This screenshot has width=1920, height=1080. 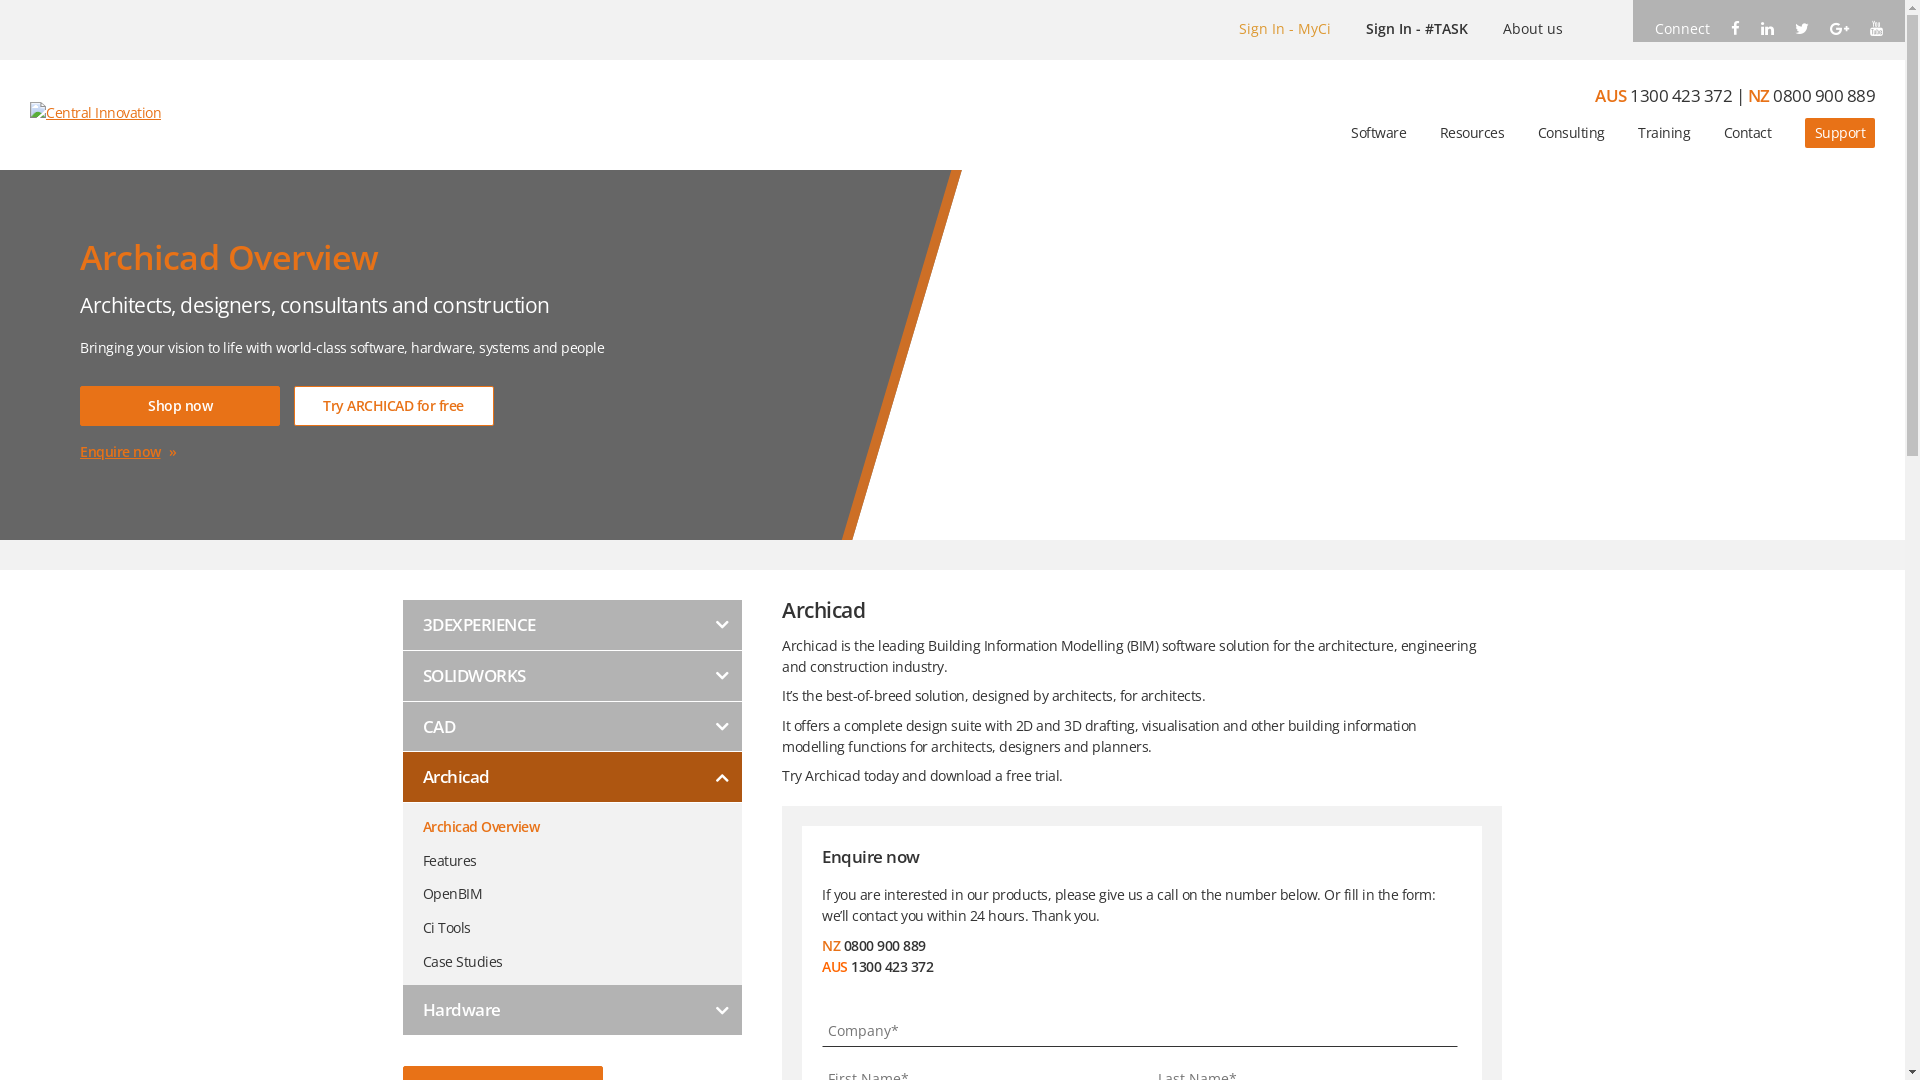 What do you see at coordinates (180, 405) in the screenshot?
I see `'Shop now'` at bounding box center [180, 405].